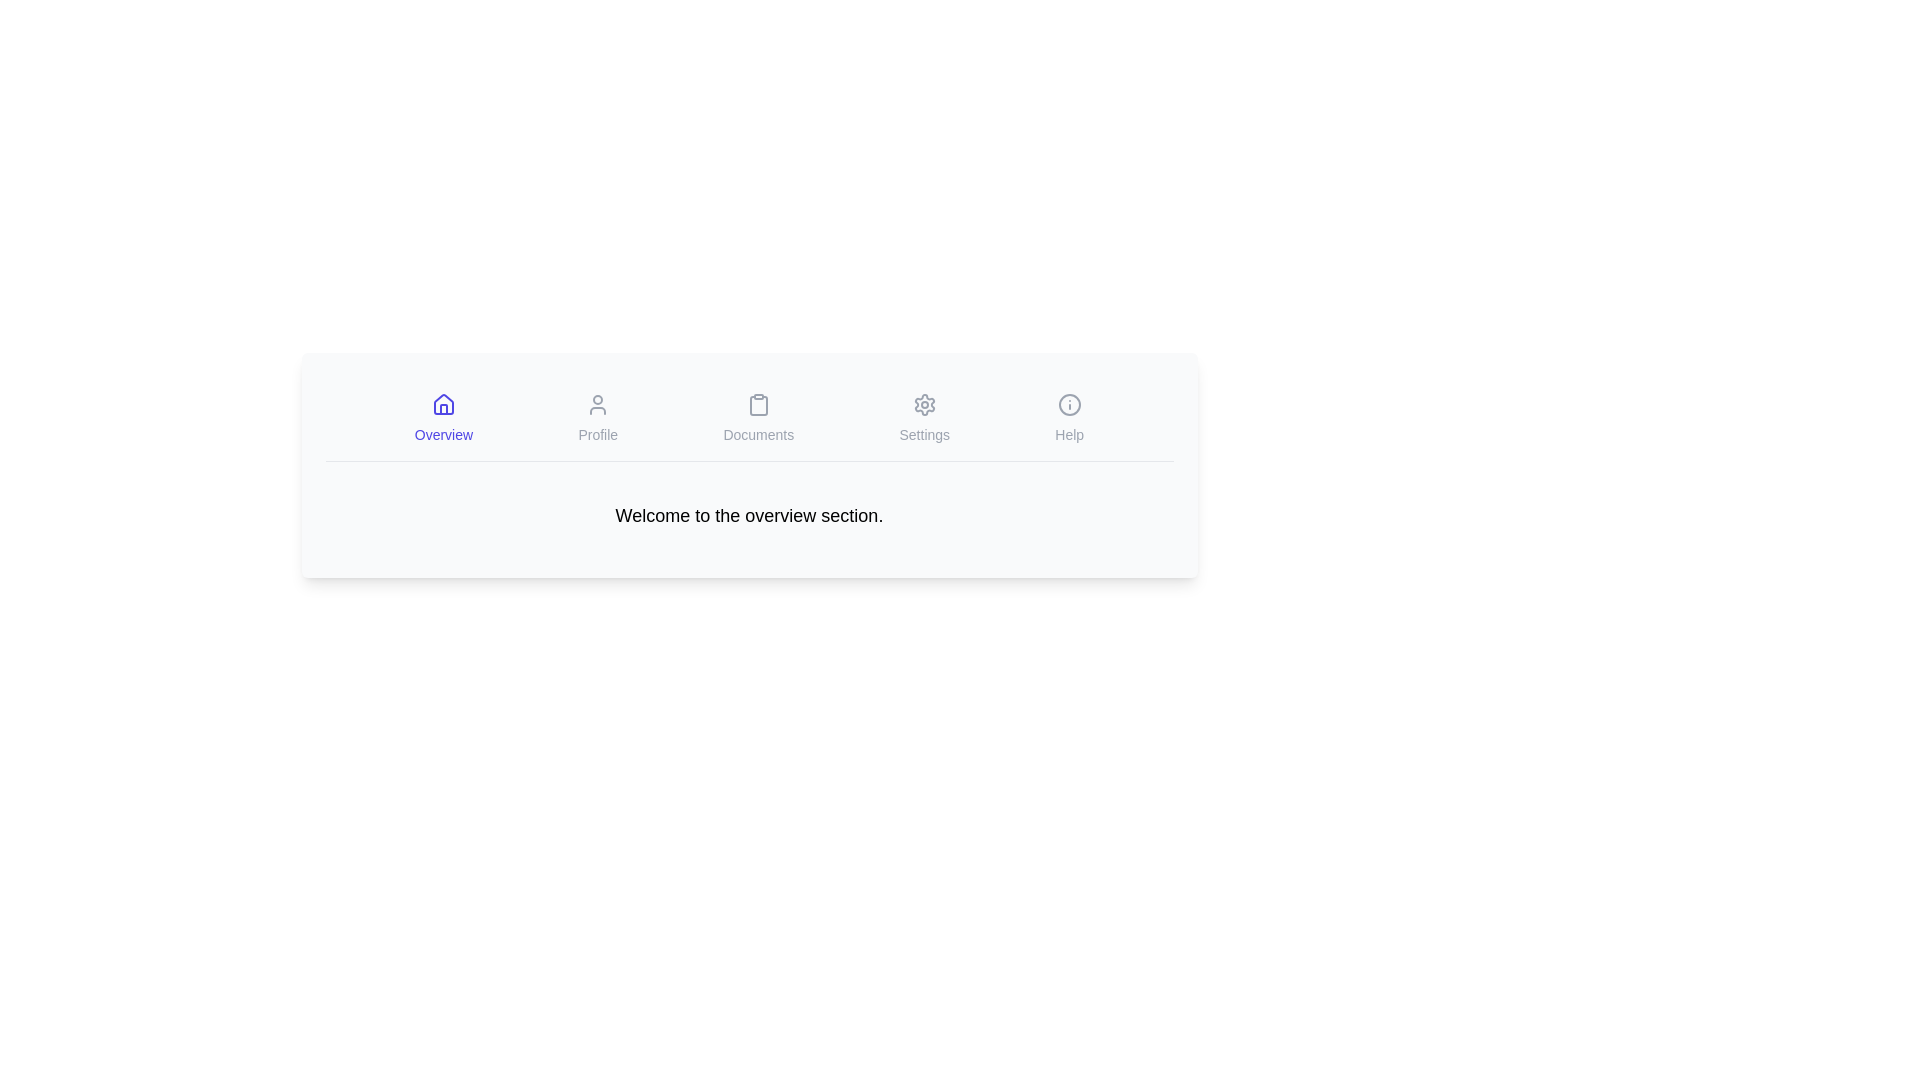  What do you see at coordinates (597, 418) in the screenshot?
I see `the interactive navigation tab that links to the user's profile section` at bounding box center [597, 418].